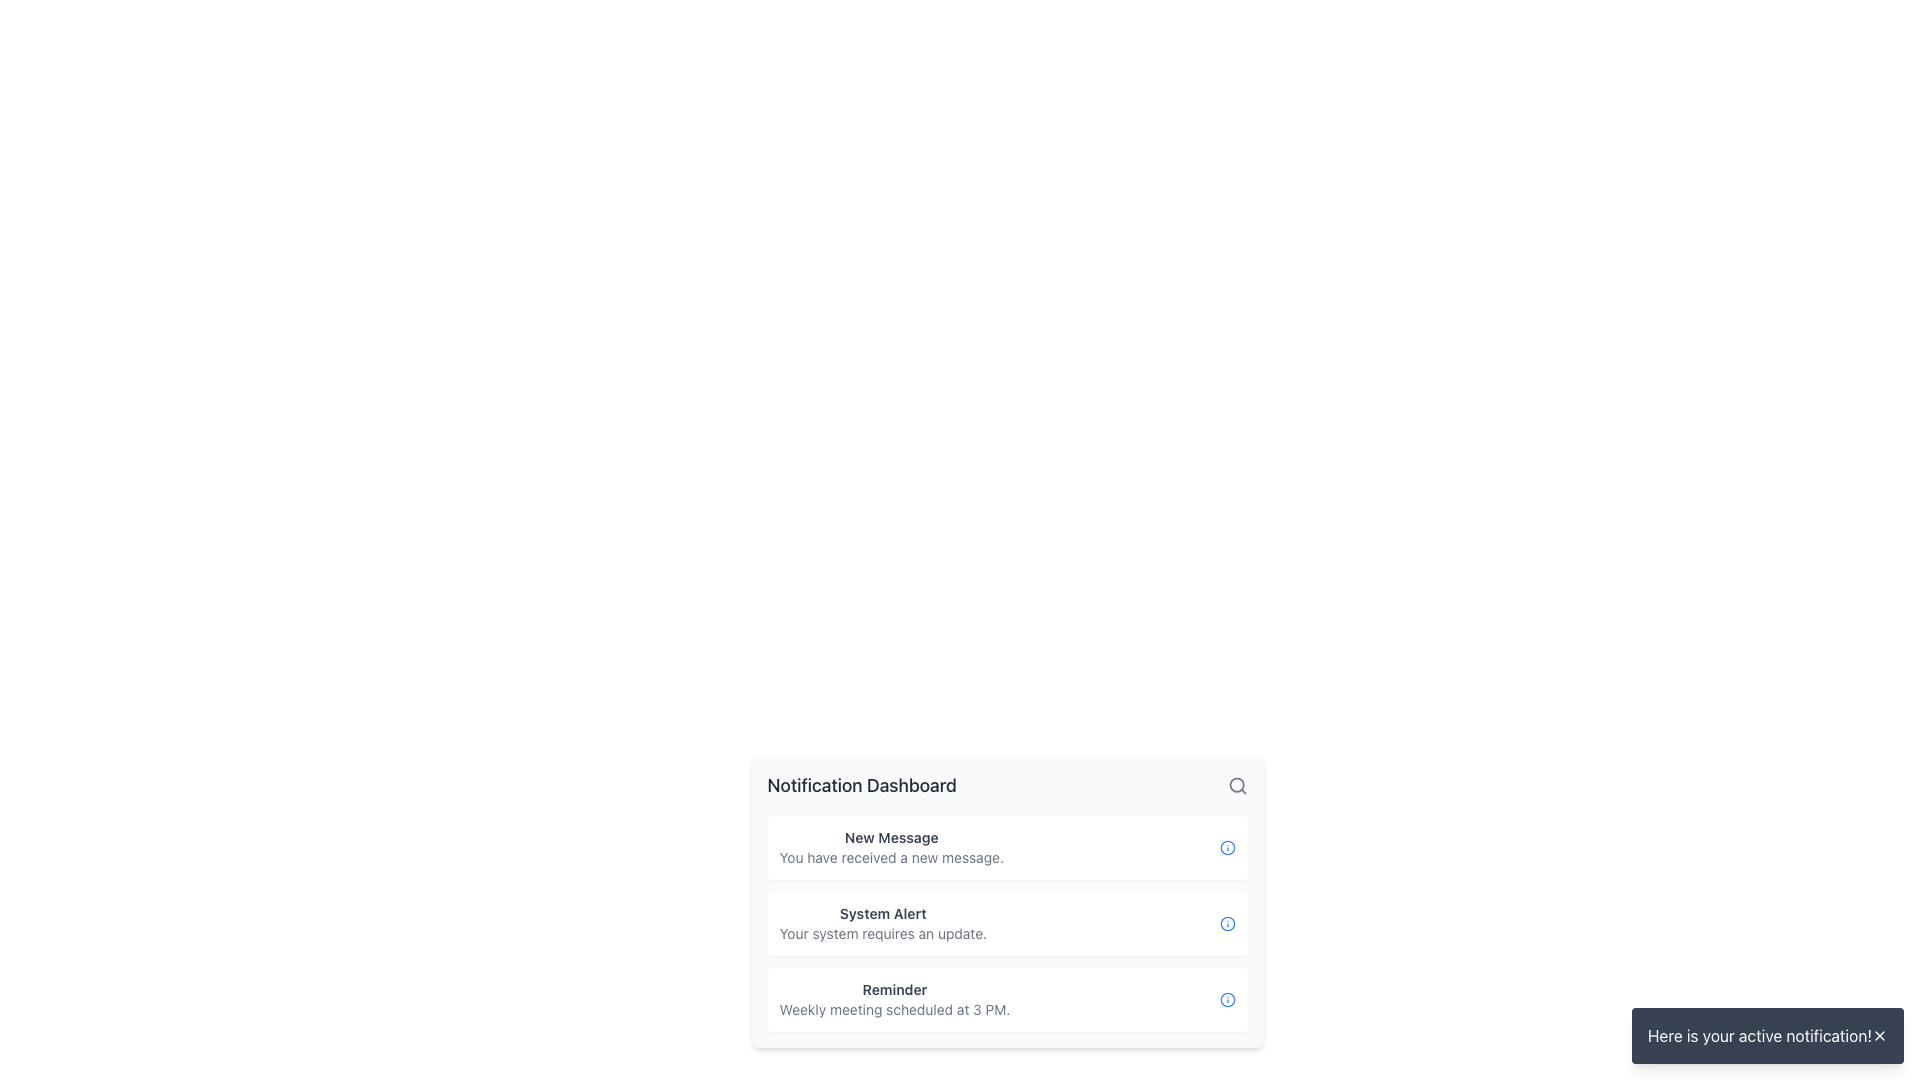 Image resolution: width=1920 pixels, height=1080 pixels. I want to click on the information indicator icon located on the right side of the first notification entry, so click(1226, 848).